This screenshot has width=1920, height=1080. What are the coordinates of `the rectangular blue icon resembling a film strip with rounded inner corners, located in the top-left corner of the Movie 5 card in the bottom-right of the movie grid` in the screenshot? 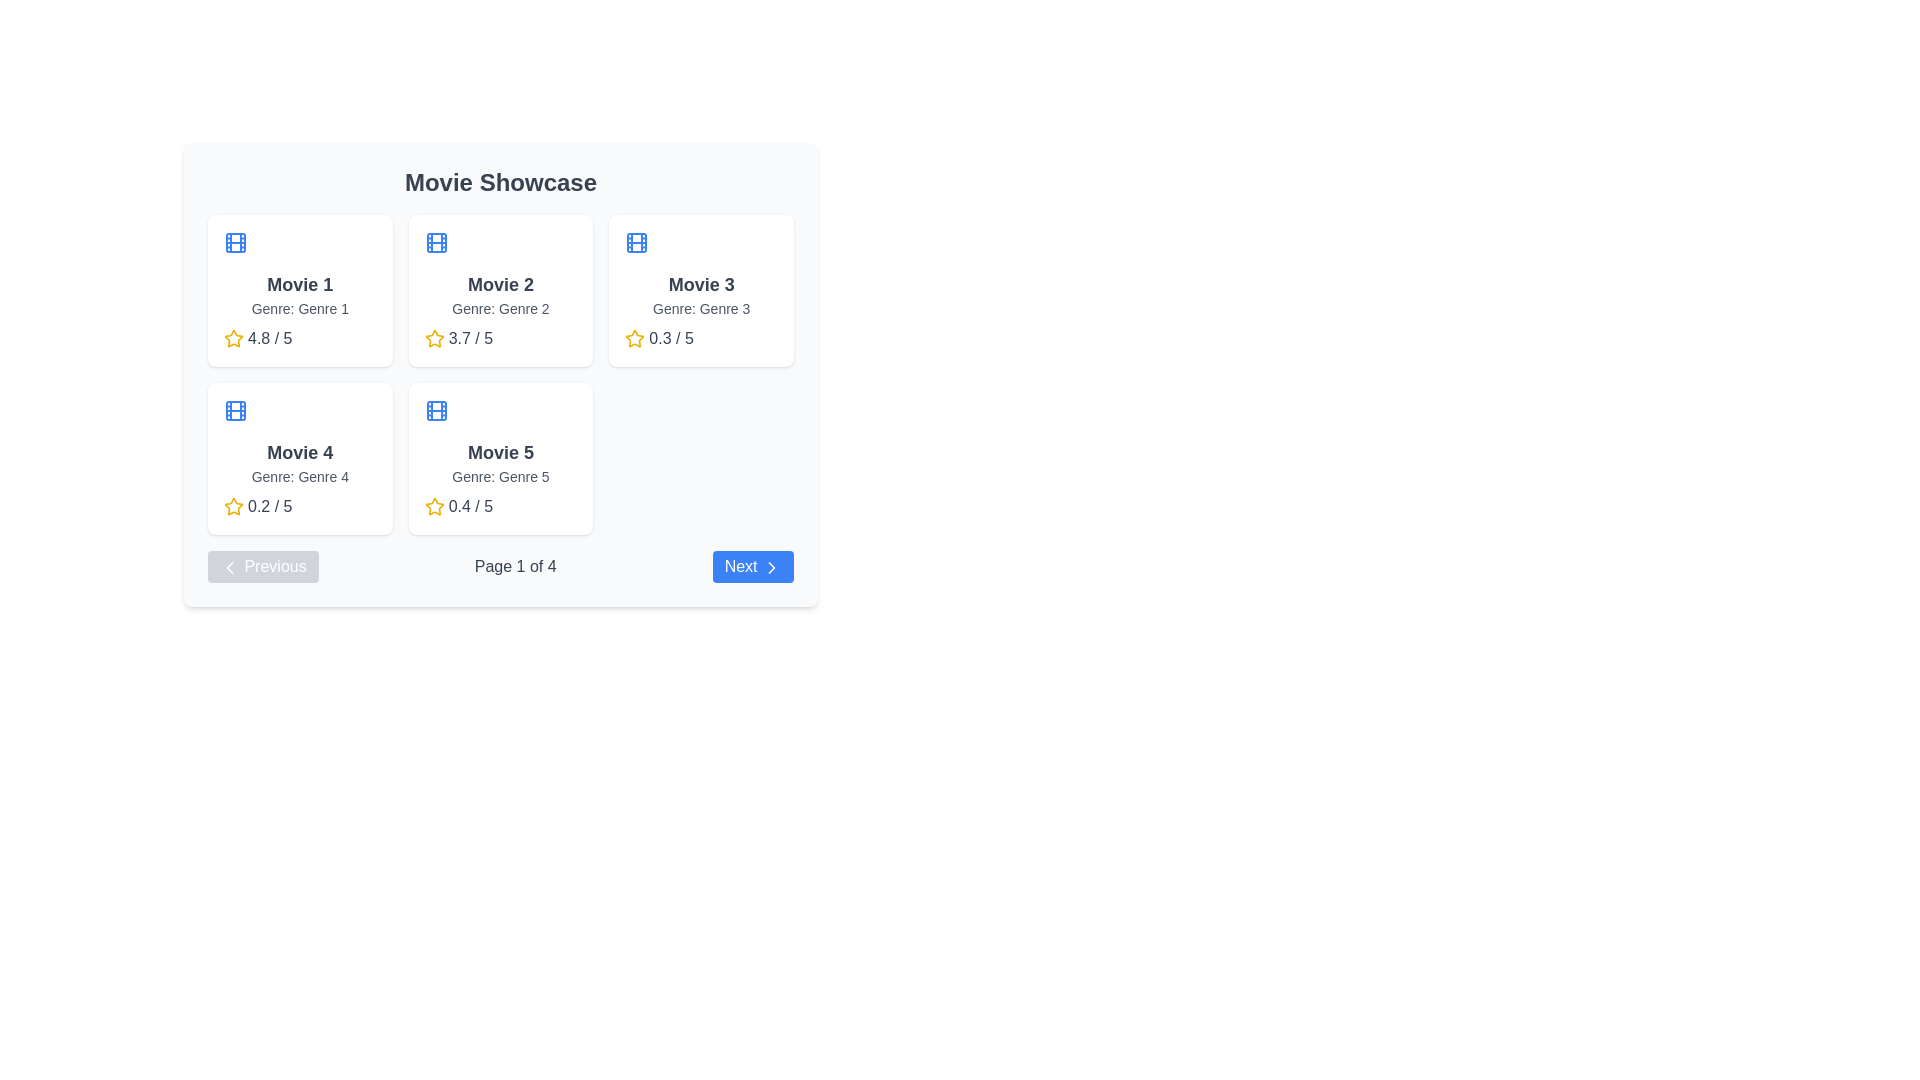 It's located at (435, 410).